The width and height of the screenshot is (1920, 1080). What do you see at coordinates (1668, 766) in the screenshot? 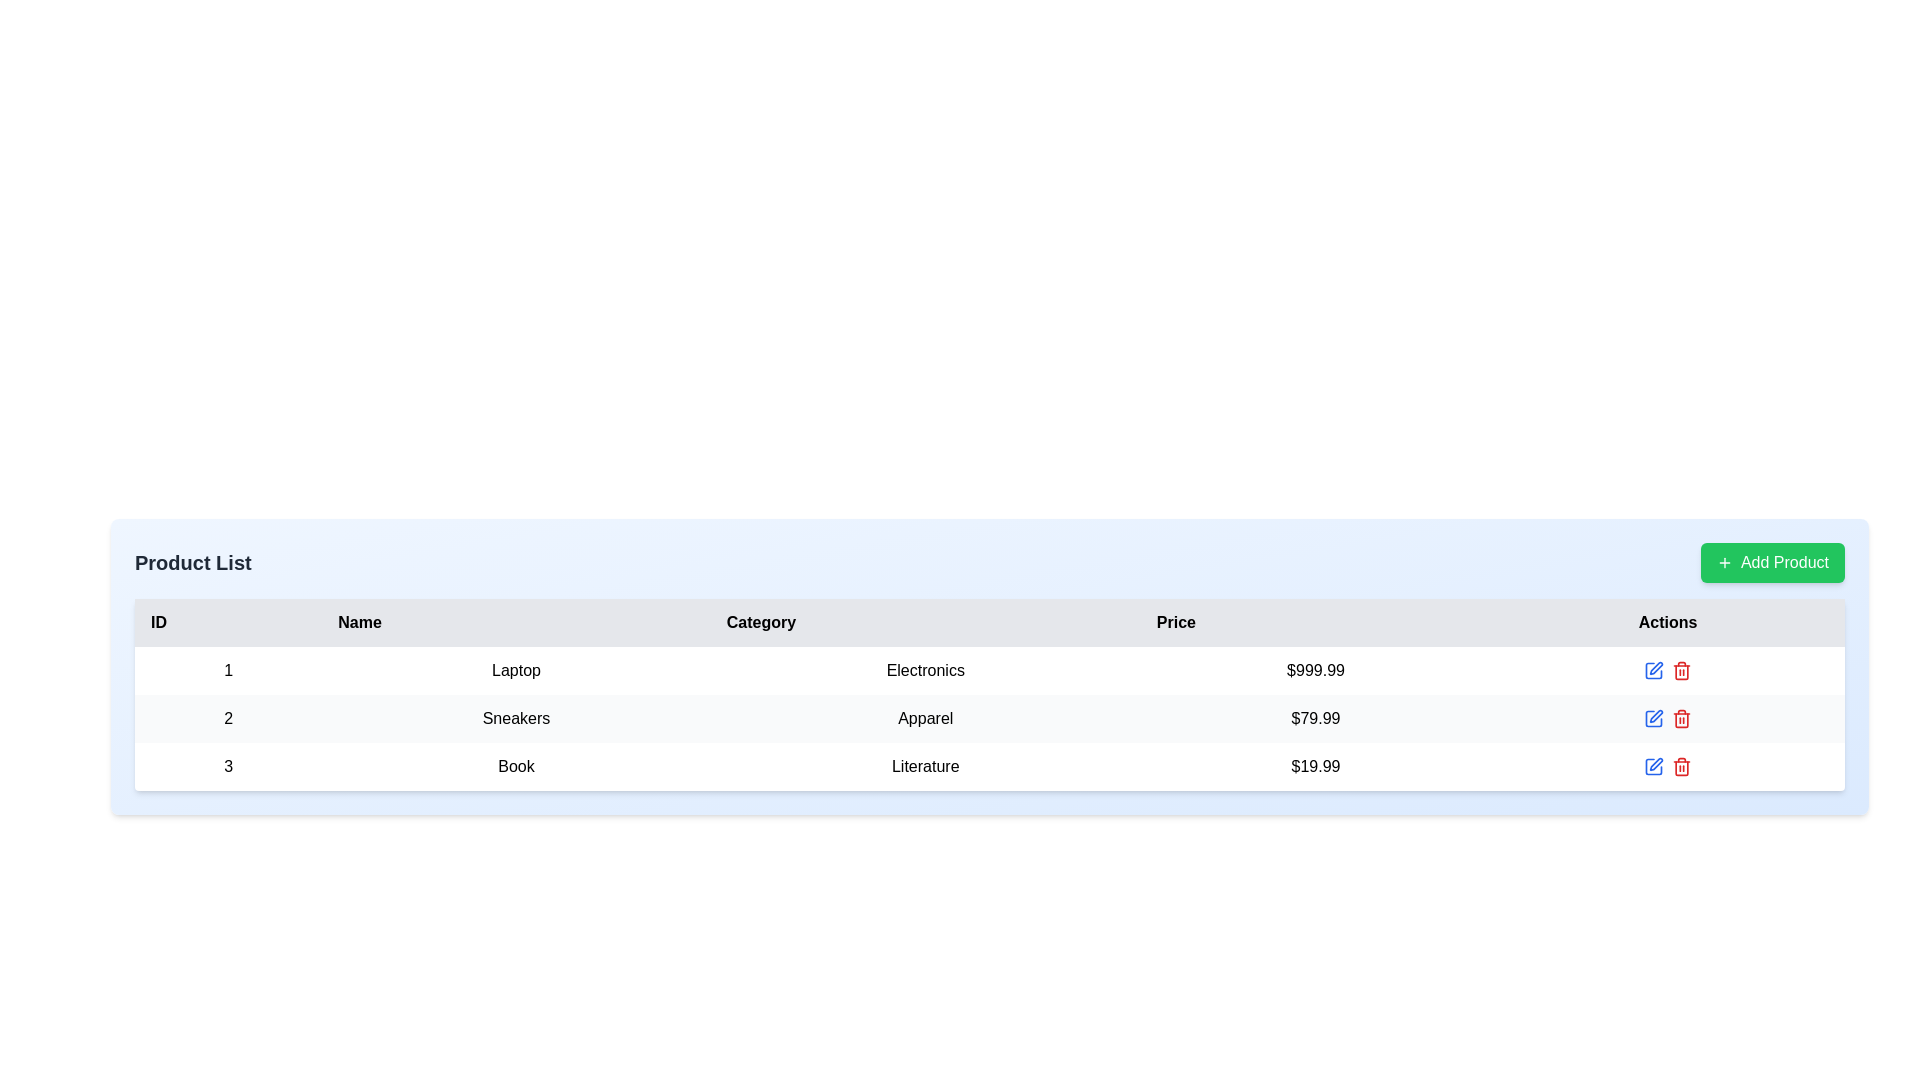
I see `the blue pencil icon in the Actions column of the last row` at bounding box center [1668, 766].